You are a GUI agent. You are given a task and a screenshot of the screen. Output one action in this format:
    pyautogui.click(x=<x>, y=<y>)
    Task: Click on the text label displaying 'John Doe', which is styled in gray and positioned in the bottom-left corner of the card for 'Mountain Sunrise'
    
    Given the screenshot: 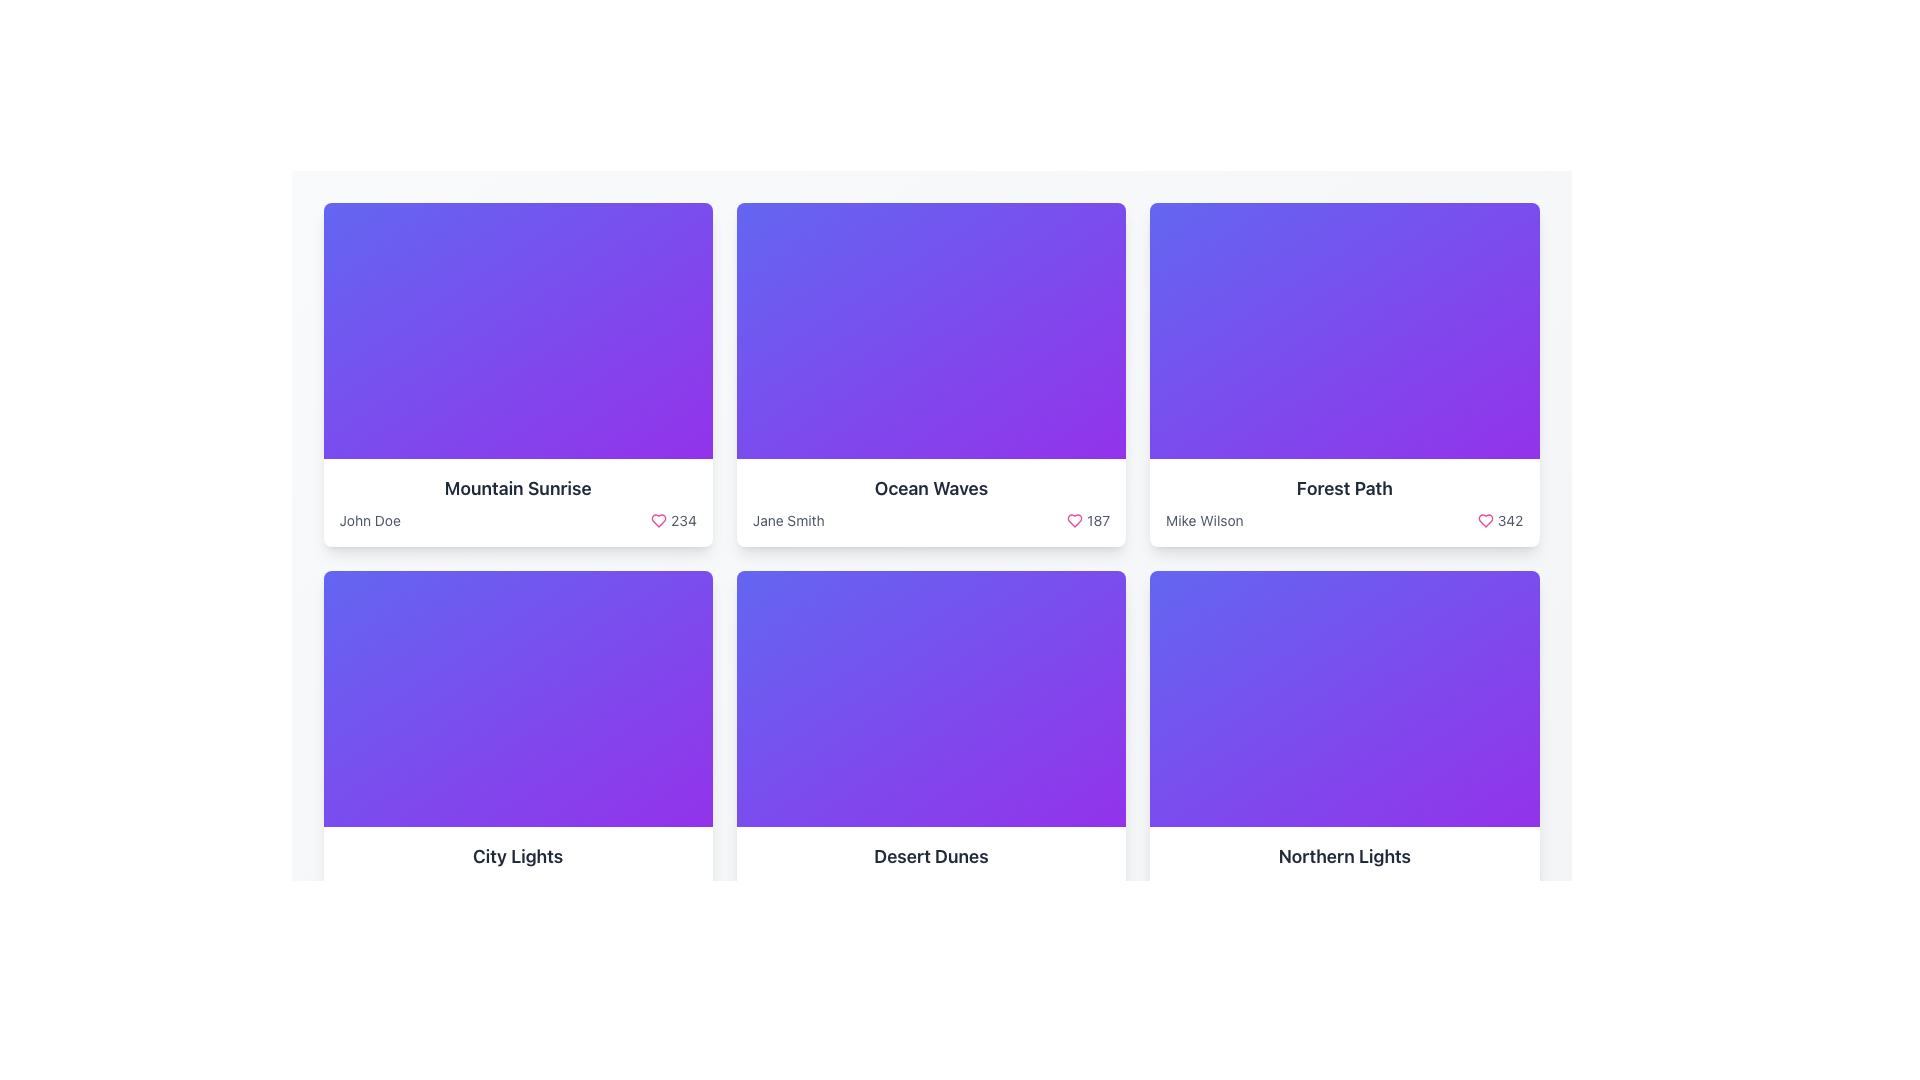 What is the action you would take?
    pyautogui.click(x=370, y=519)
    